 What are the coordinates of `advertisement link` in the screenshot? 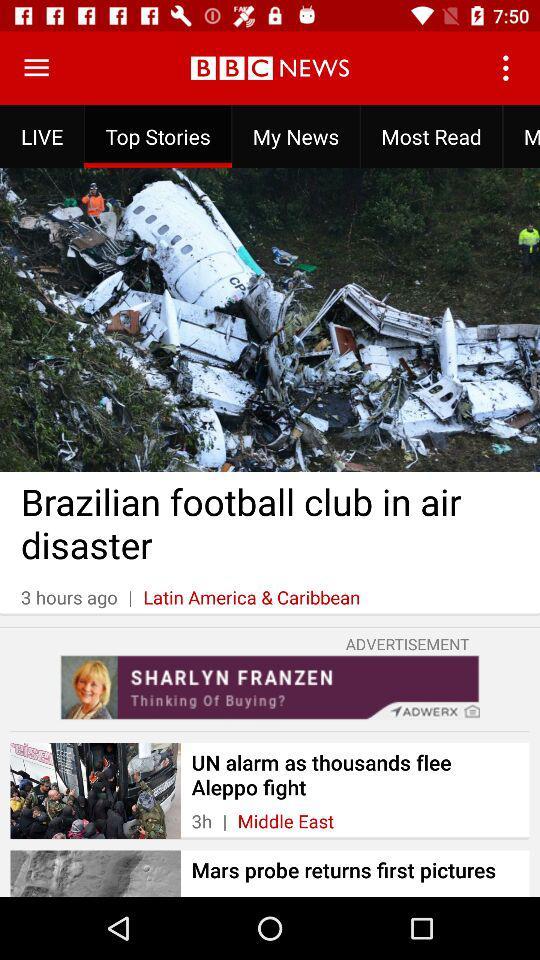 It's located at (270, 687).